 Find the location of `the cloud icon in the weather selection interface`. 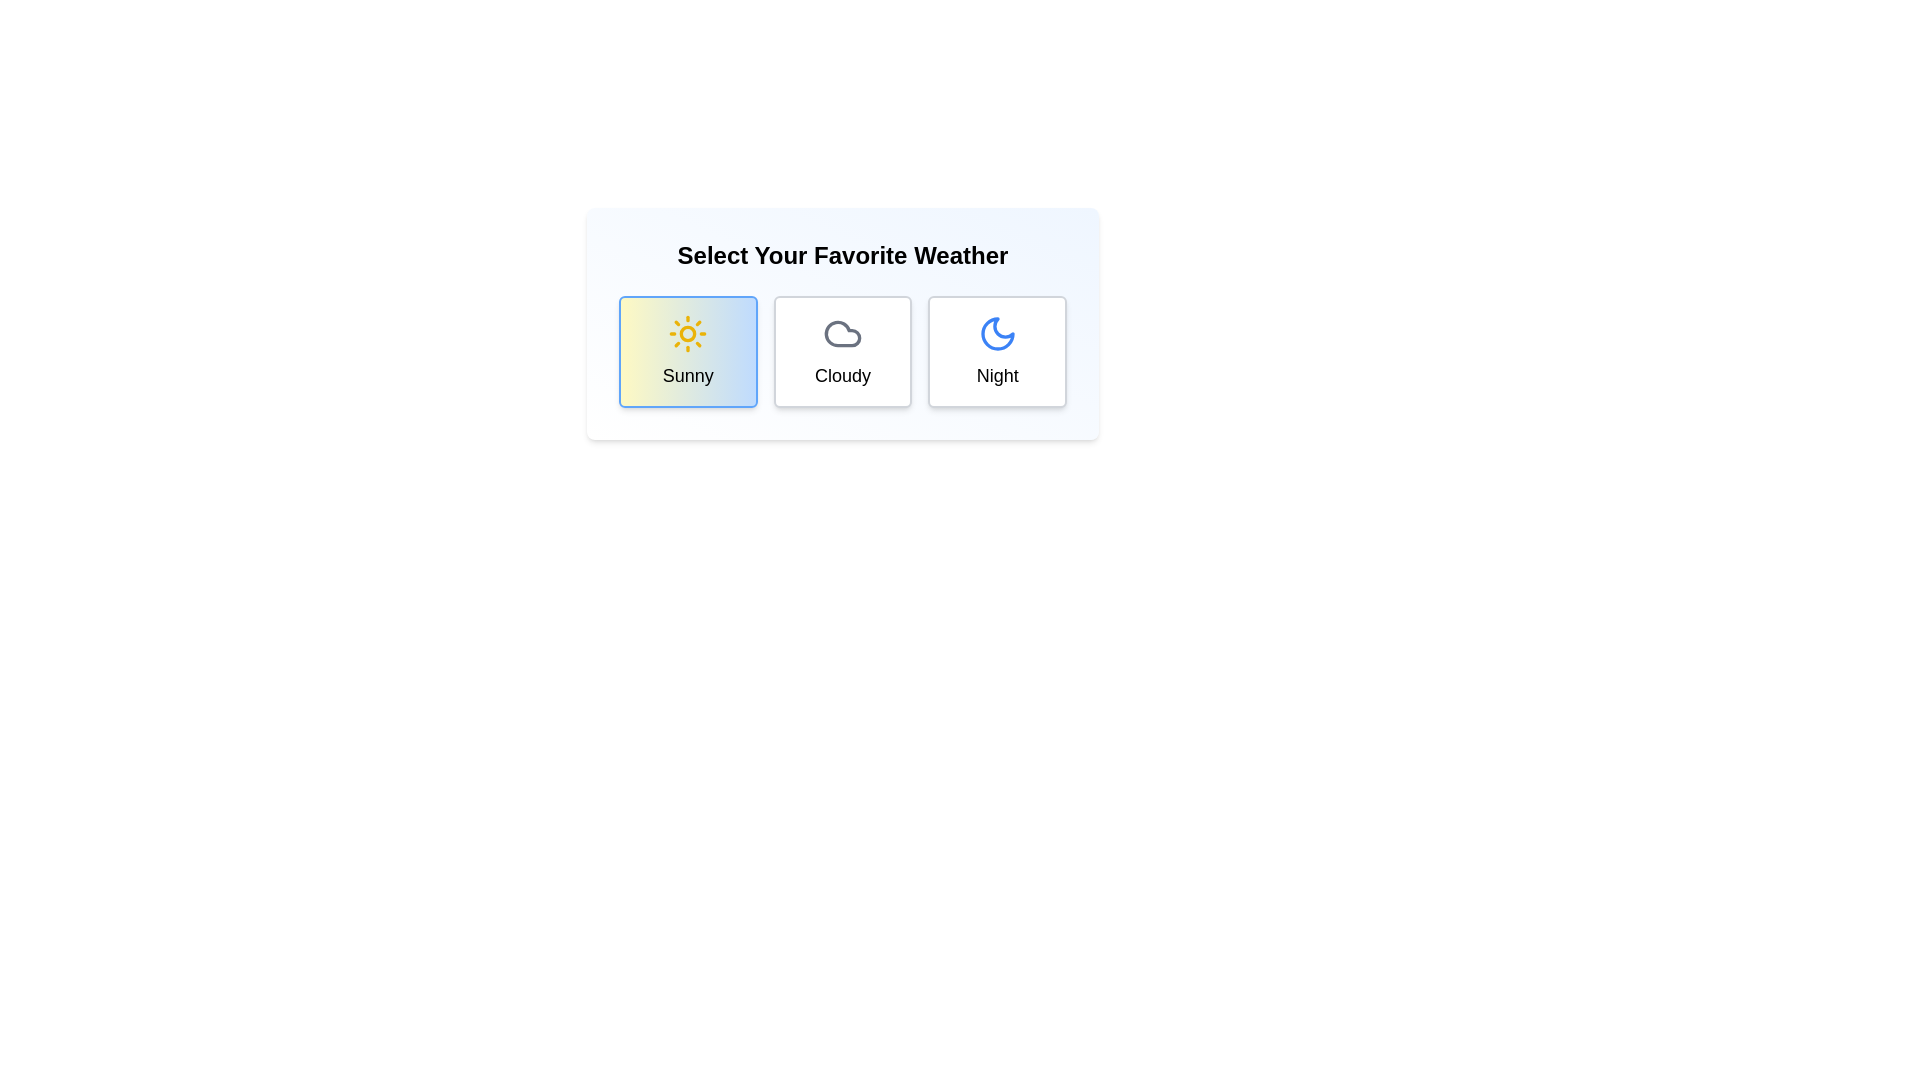

the cloud icon in the weather selection interface is located at coordinates (843, 333).